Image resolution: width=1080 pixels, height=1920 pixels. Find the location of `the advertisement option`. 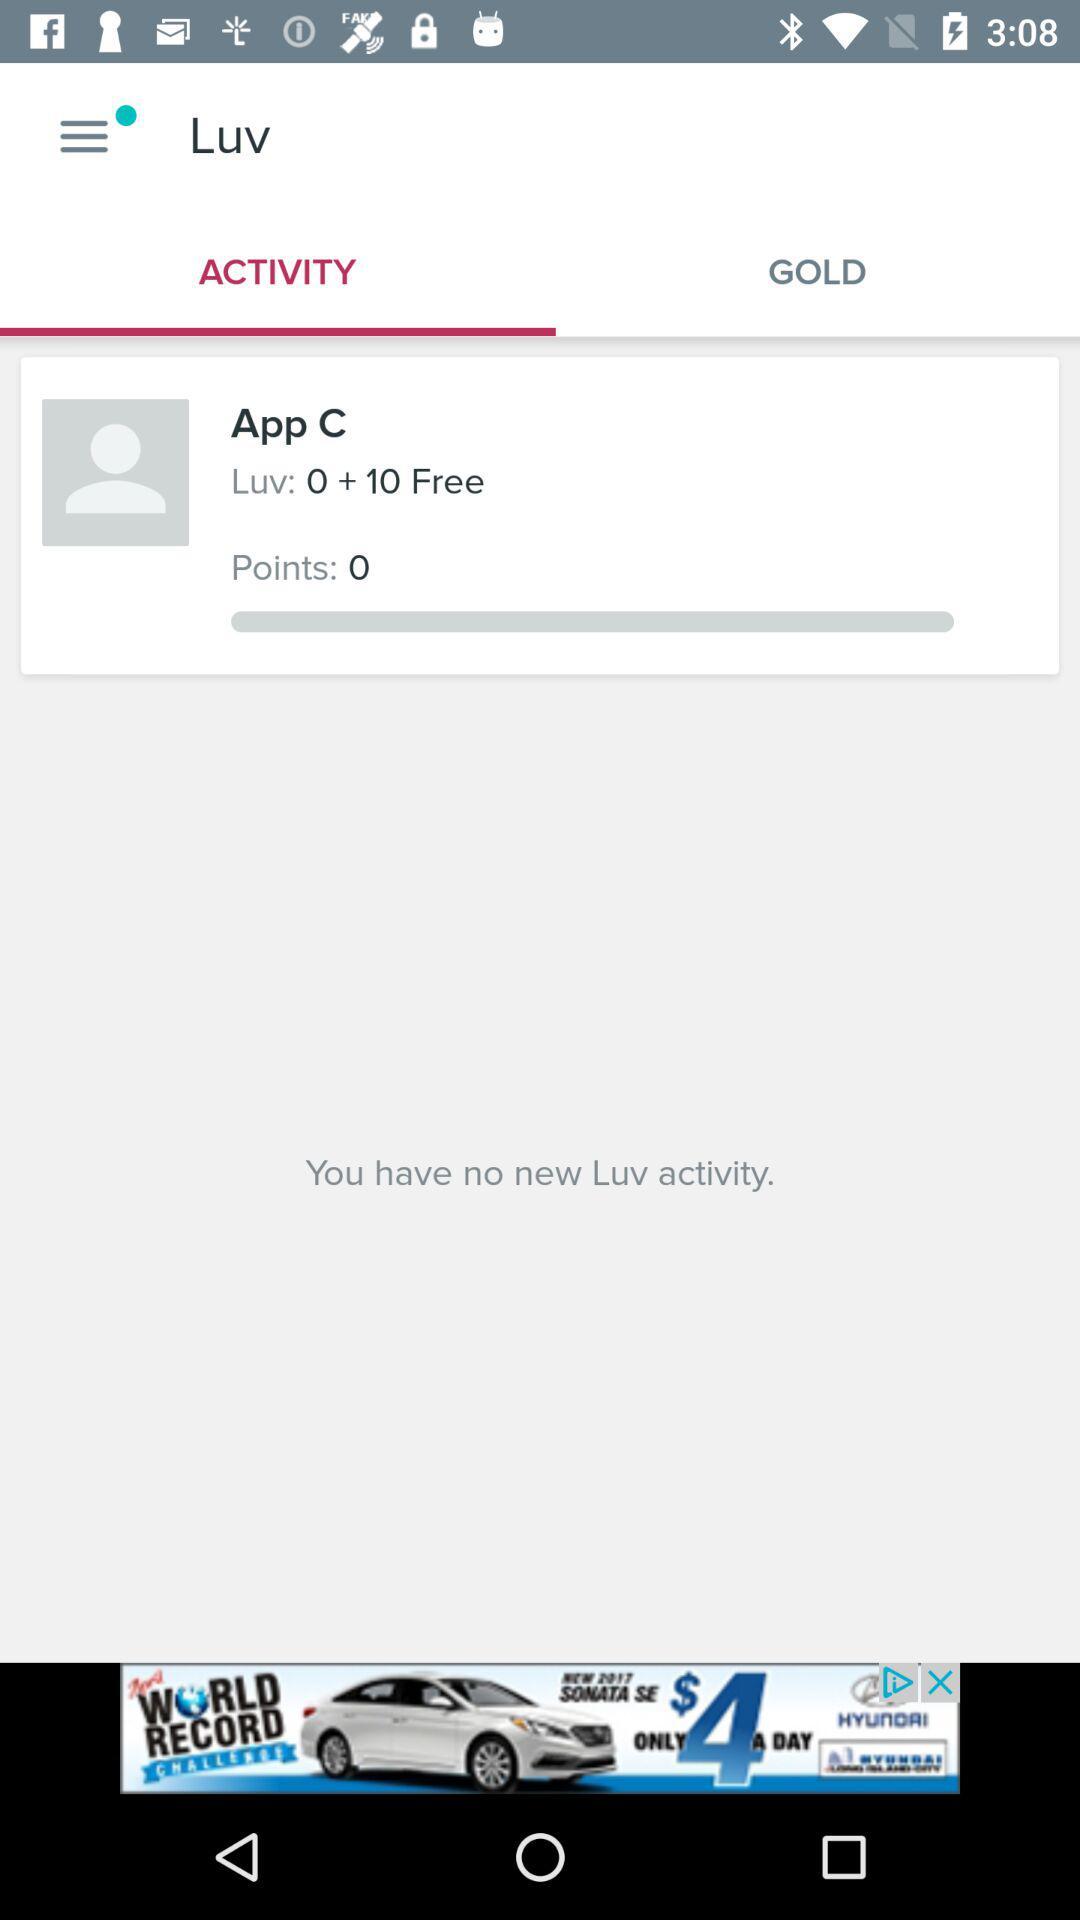

the advertisement option is located at coordinates (540, 1727).